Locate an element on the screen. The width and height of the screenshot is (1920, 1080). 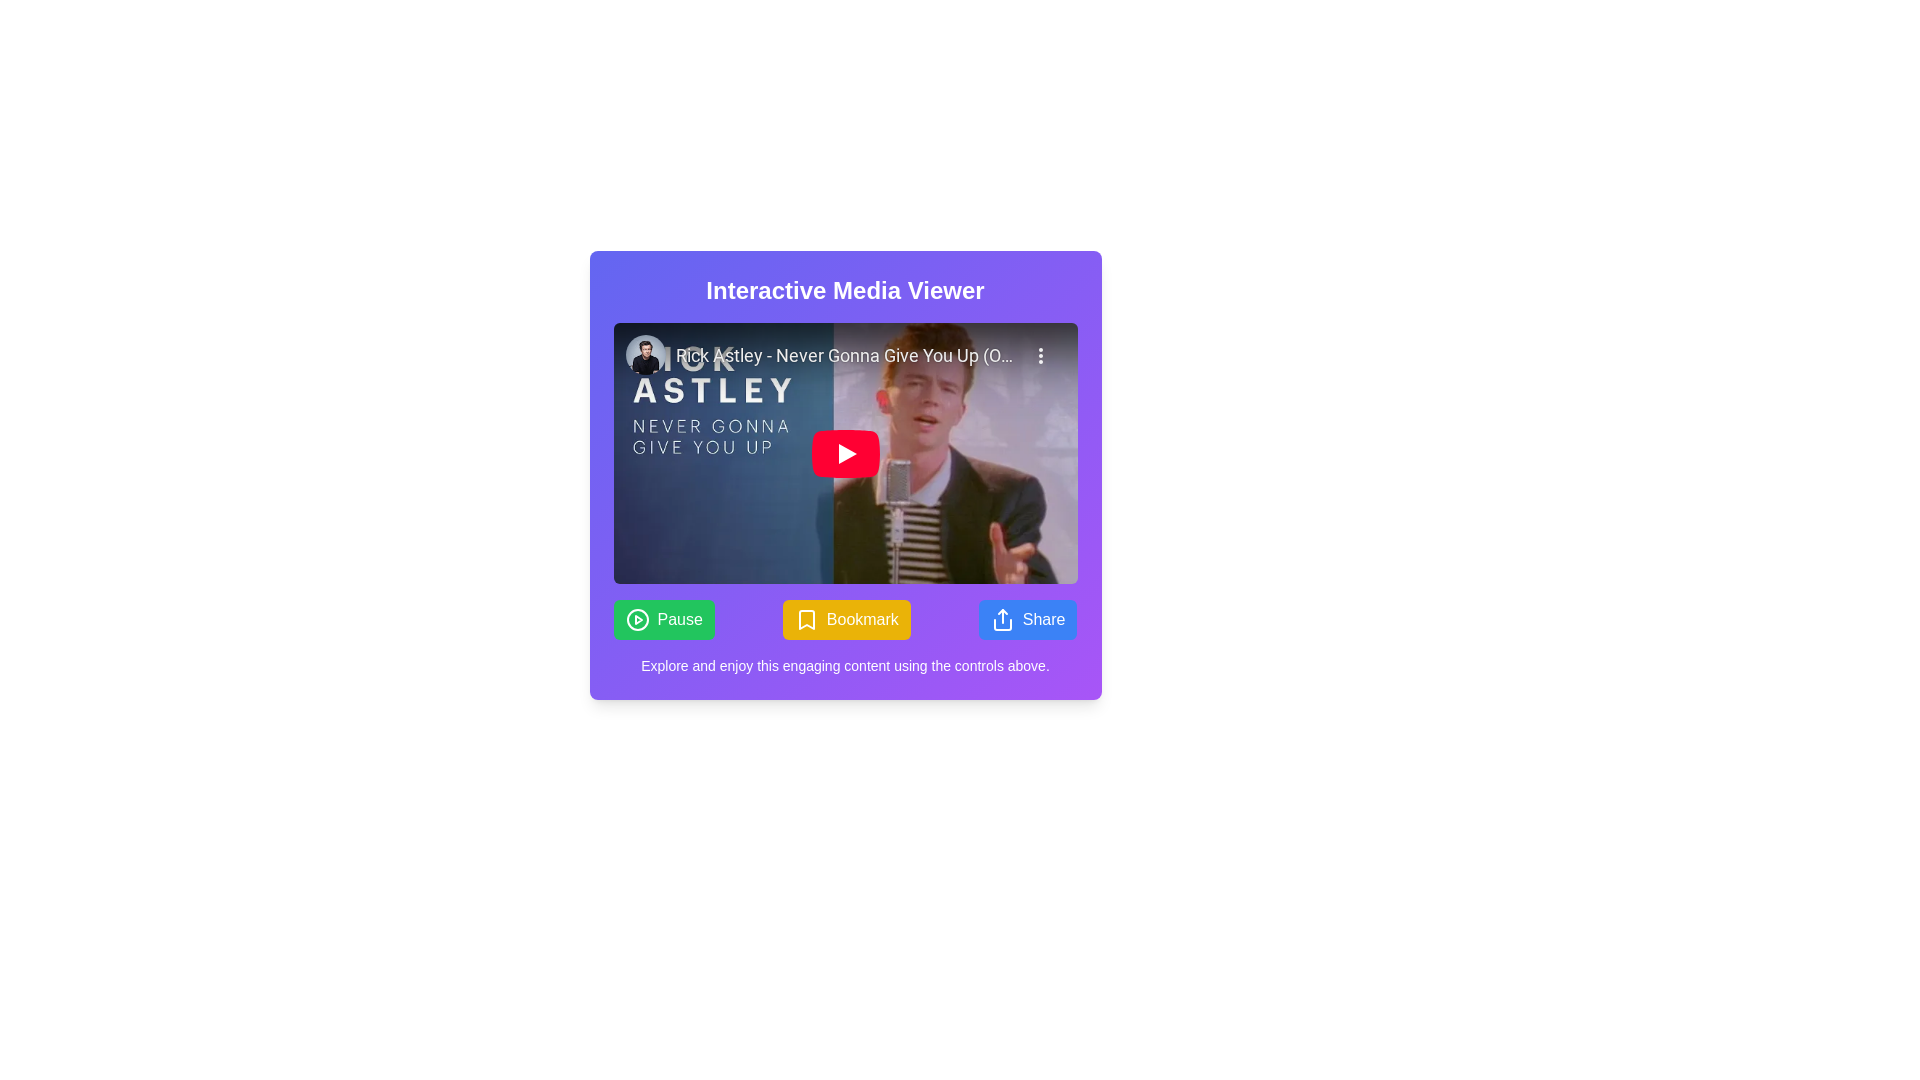
the green 'Pause' button with rounded corners, which has a white text label and a play icon on its left is located at coordinates (664, 619).